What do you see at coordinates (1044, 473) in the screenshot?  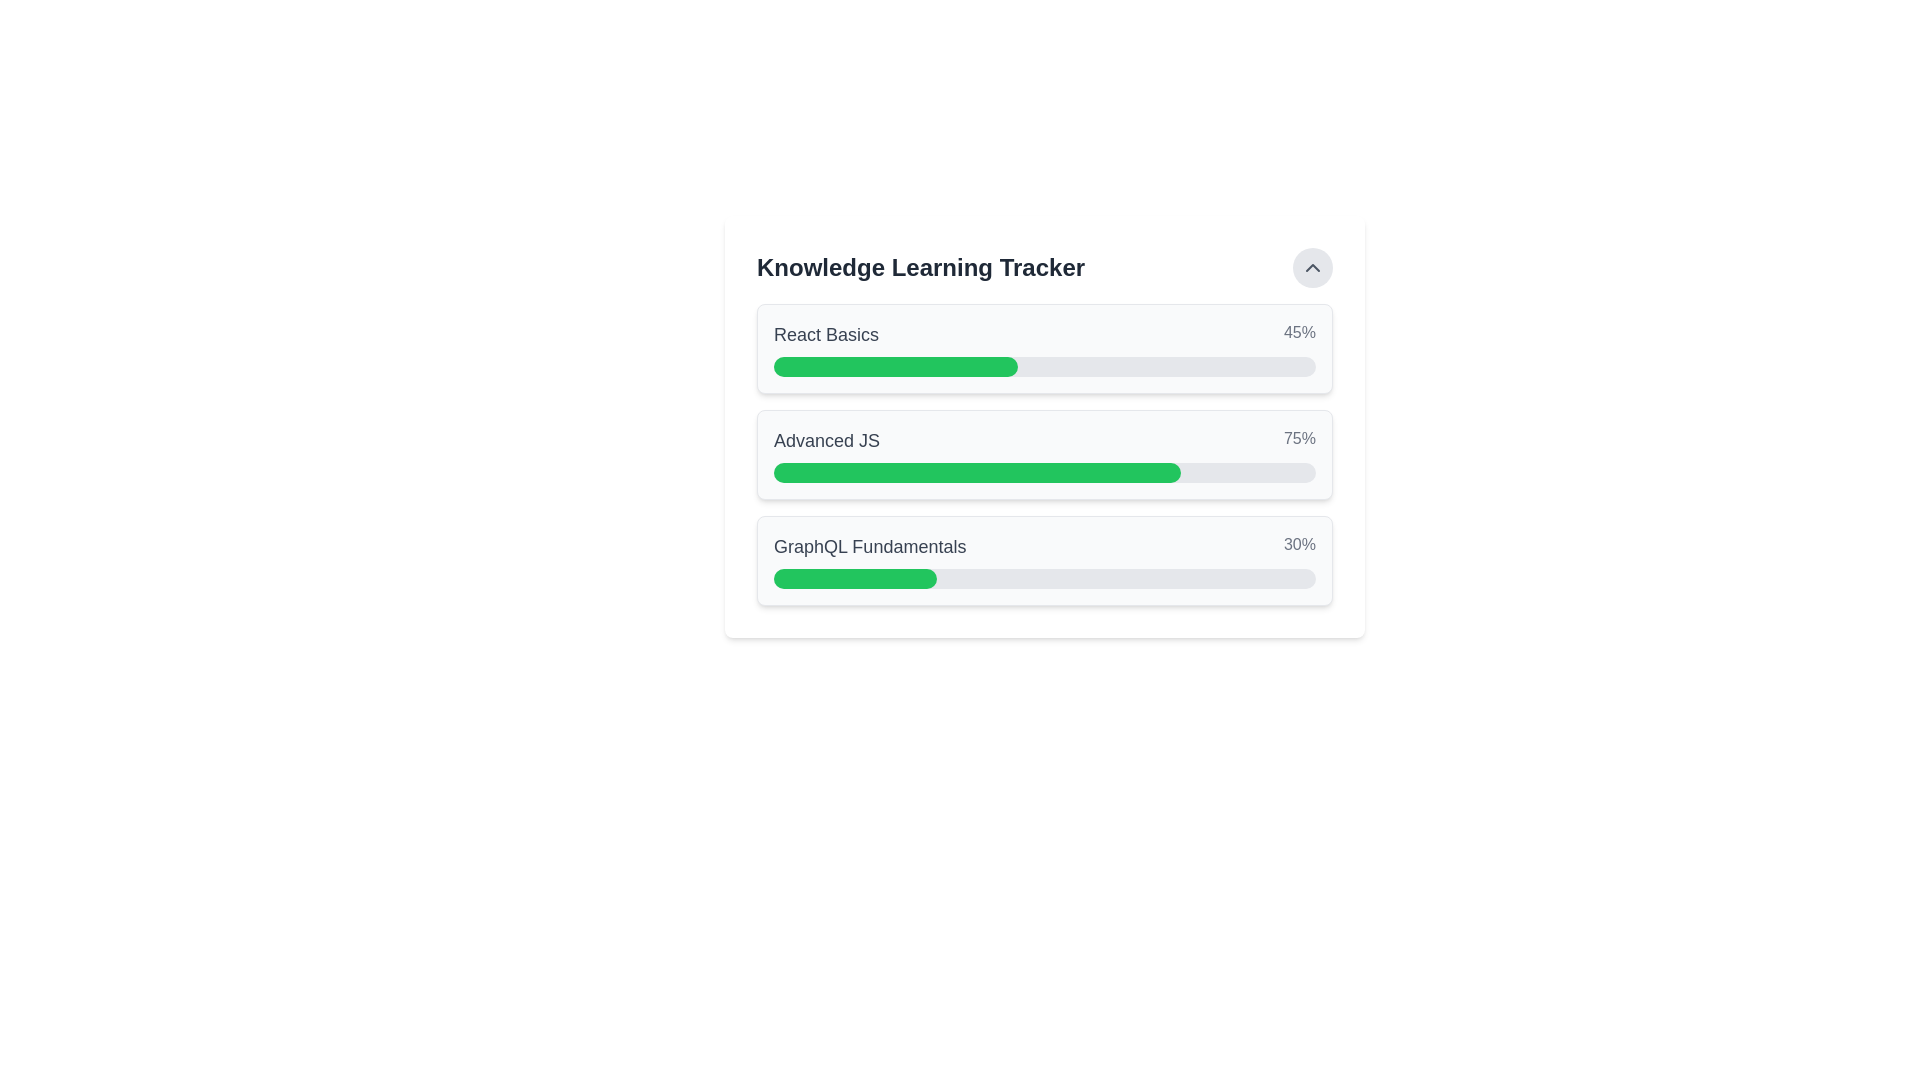 I see `the progress bar representing 75% completion for the 'Advanced JS' topic, located in the 'Knowledge Learning Tracker' widget, under the label 'Advanced JS 75%'` at bounding box center [1044, 473].